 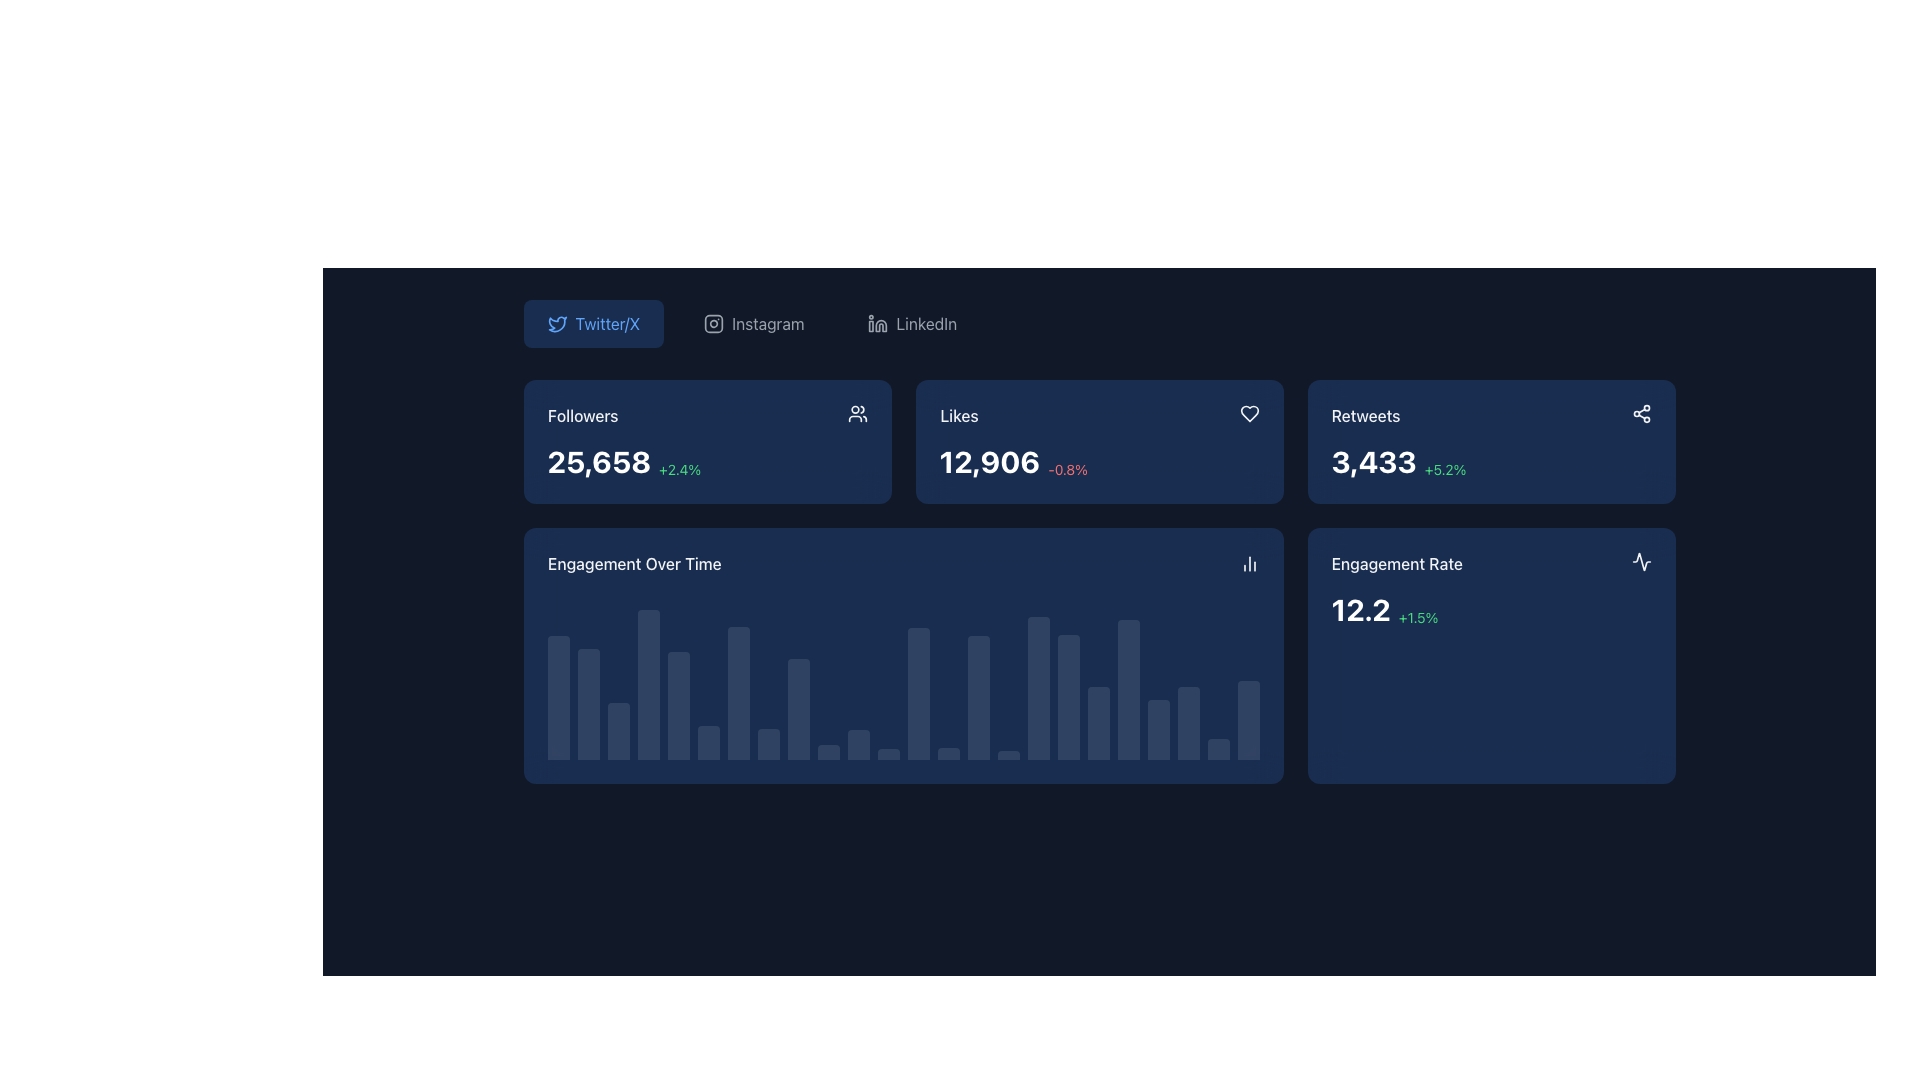 I want to click on the 11th vertical bar in the 'Engagement Over Time' bar chart, so click(x=858, y=744).